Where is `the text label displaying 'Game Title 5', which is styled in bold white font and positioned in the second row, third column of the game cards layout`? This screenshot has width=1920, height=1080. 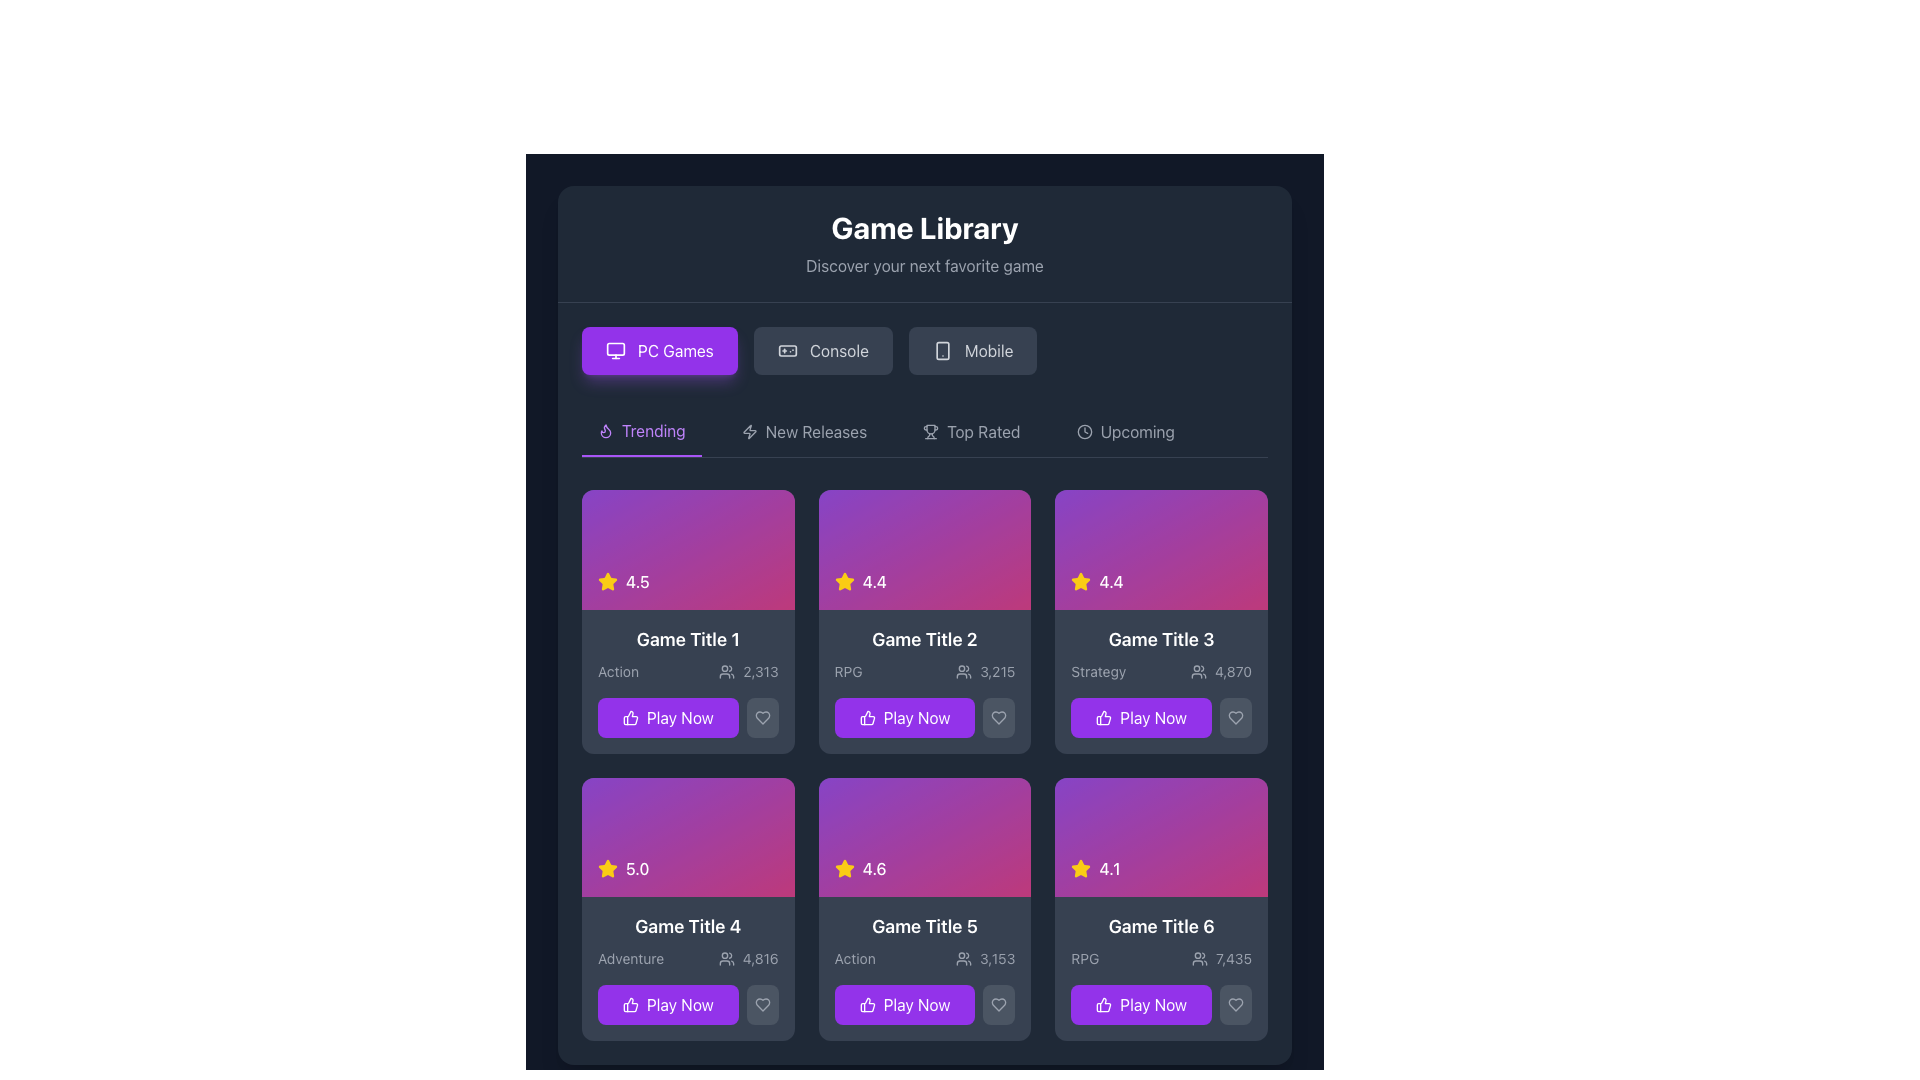
the text label displaying 'Game Title 5', which is styled in bold white font and positioned in the second row, third column of the game cards layout is located at coordinates (924, 927).